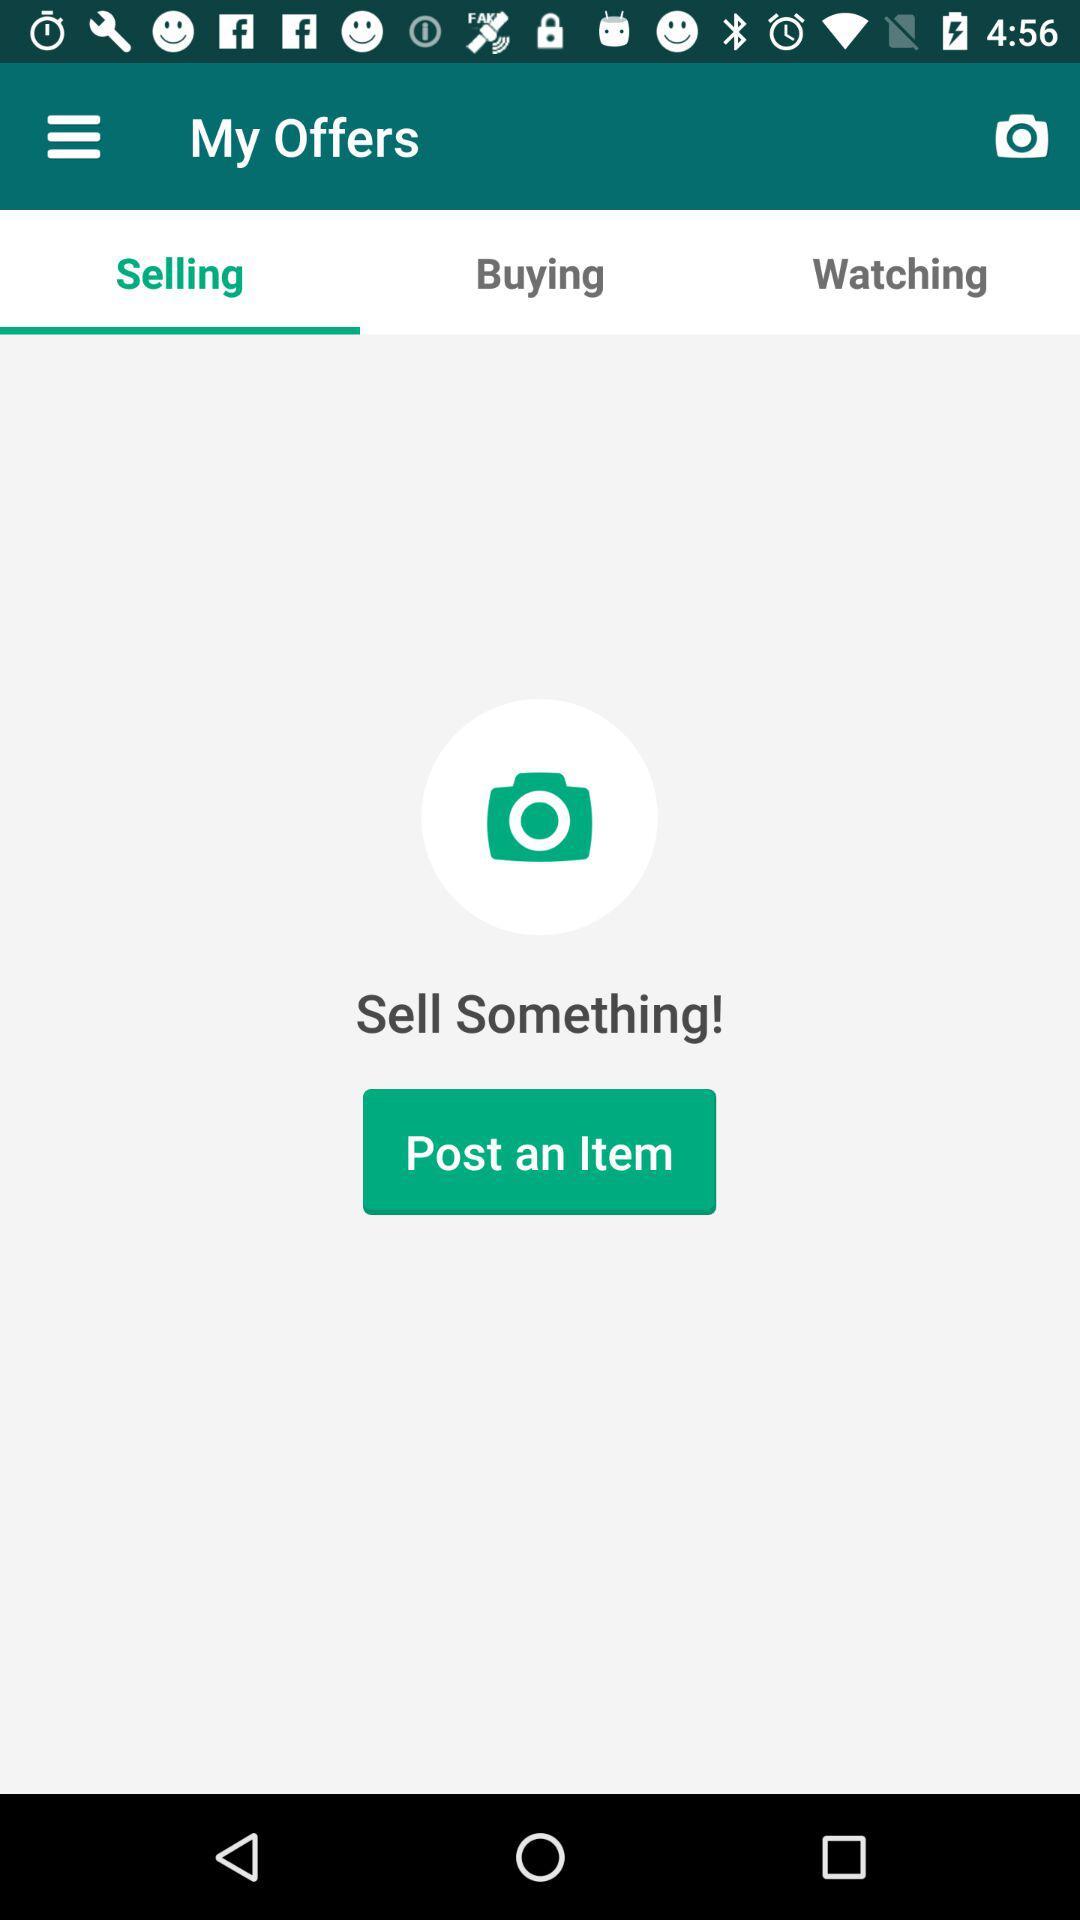 This screenshot has width=1080, height=1920. I want to click on the icon above sell something! icon, so click(180, 271).